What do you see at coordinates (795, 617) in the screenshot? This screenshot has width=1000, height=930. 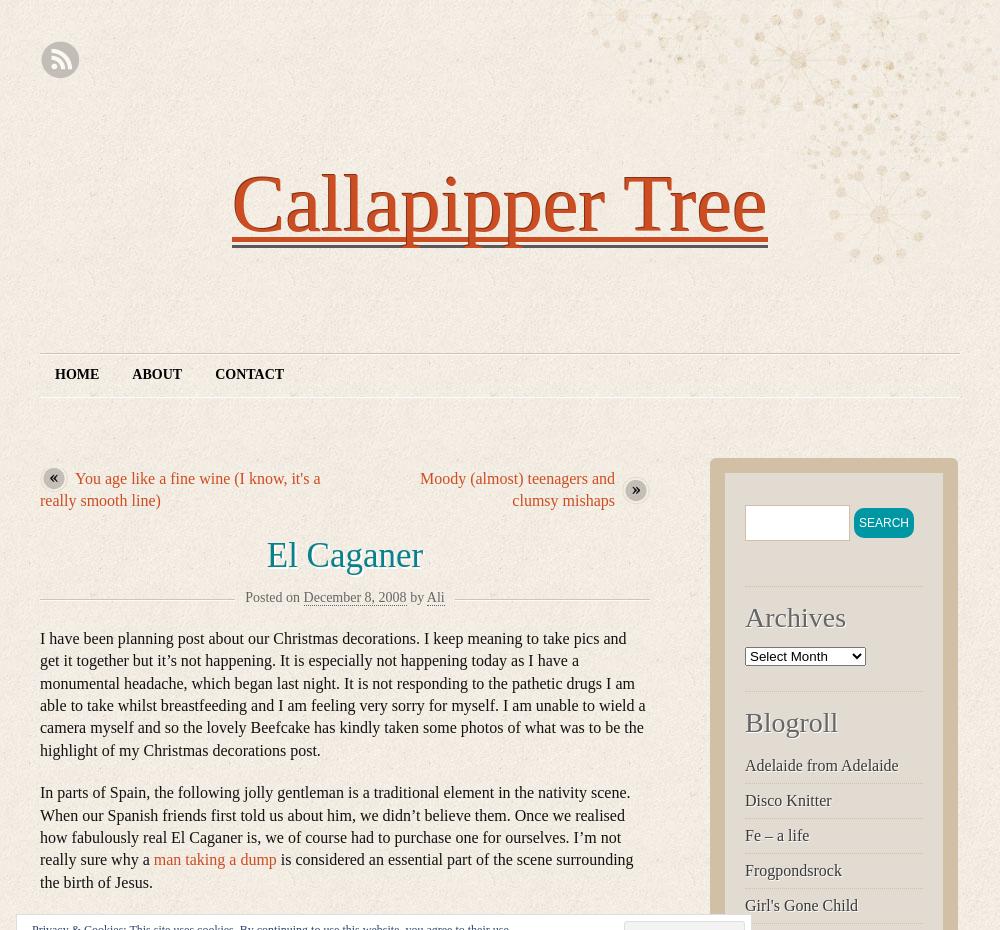 I see `'Archives'` at bounding box center [795, 617].